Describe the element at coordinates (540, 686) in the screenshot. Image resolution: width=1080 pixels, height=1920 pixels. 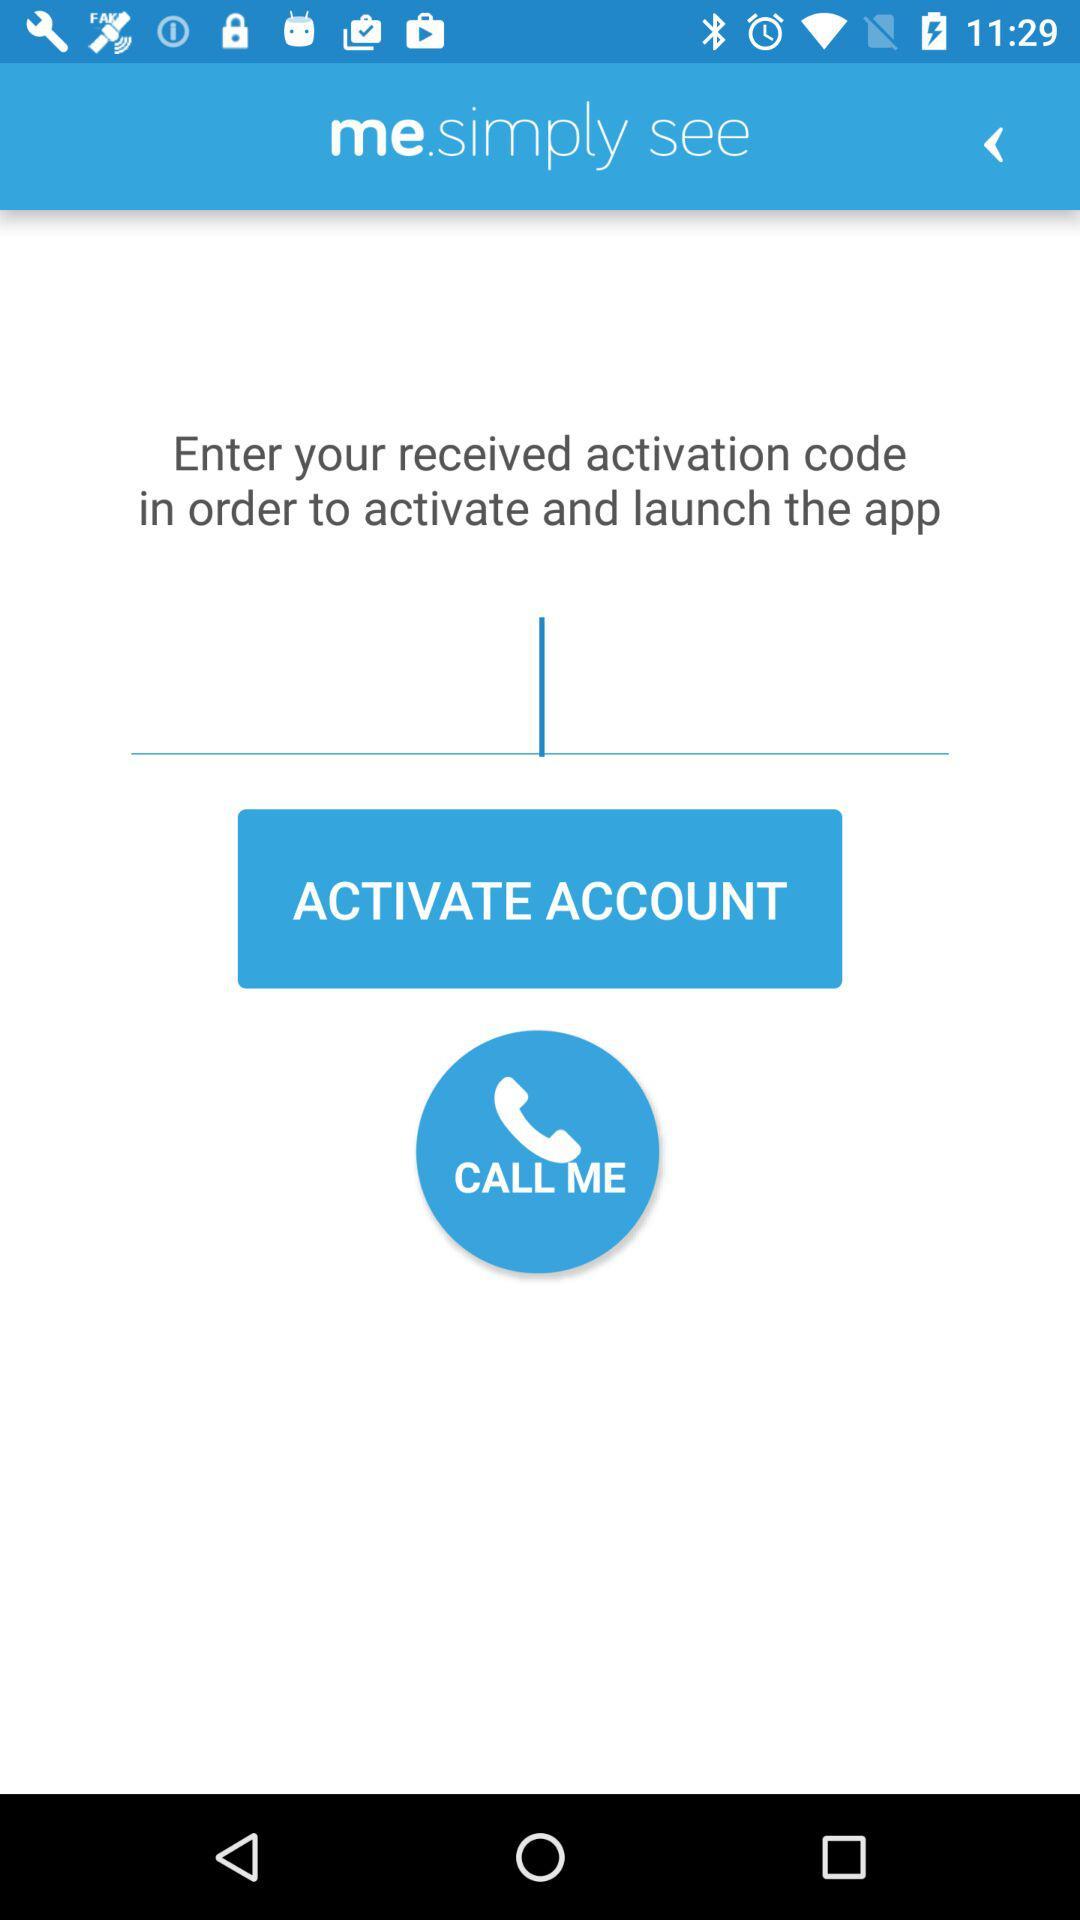
I see `item below enter your received icon` at that location.